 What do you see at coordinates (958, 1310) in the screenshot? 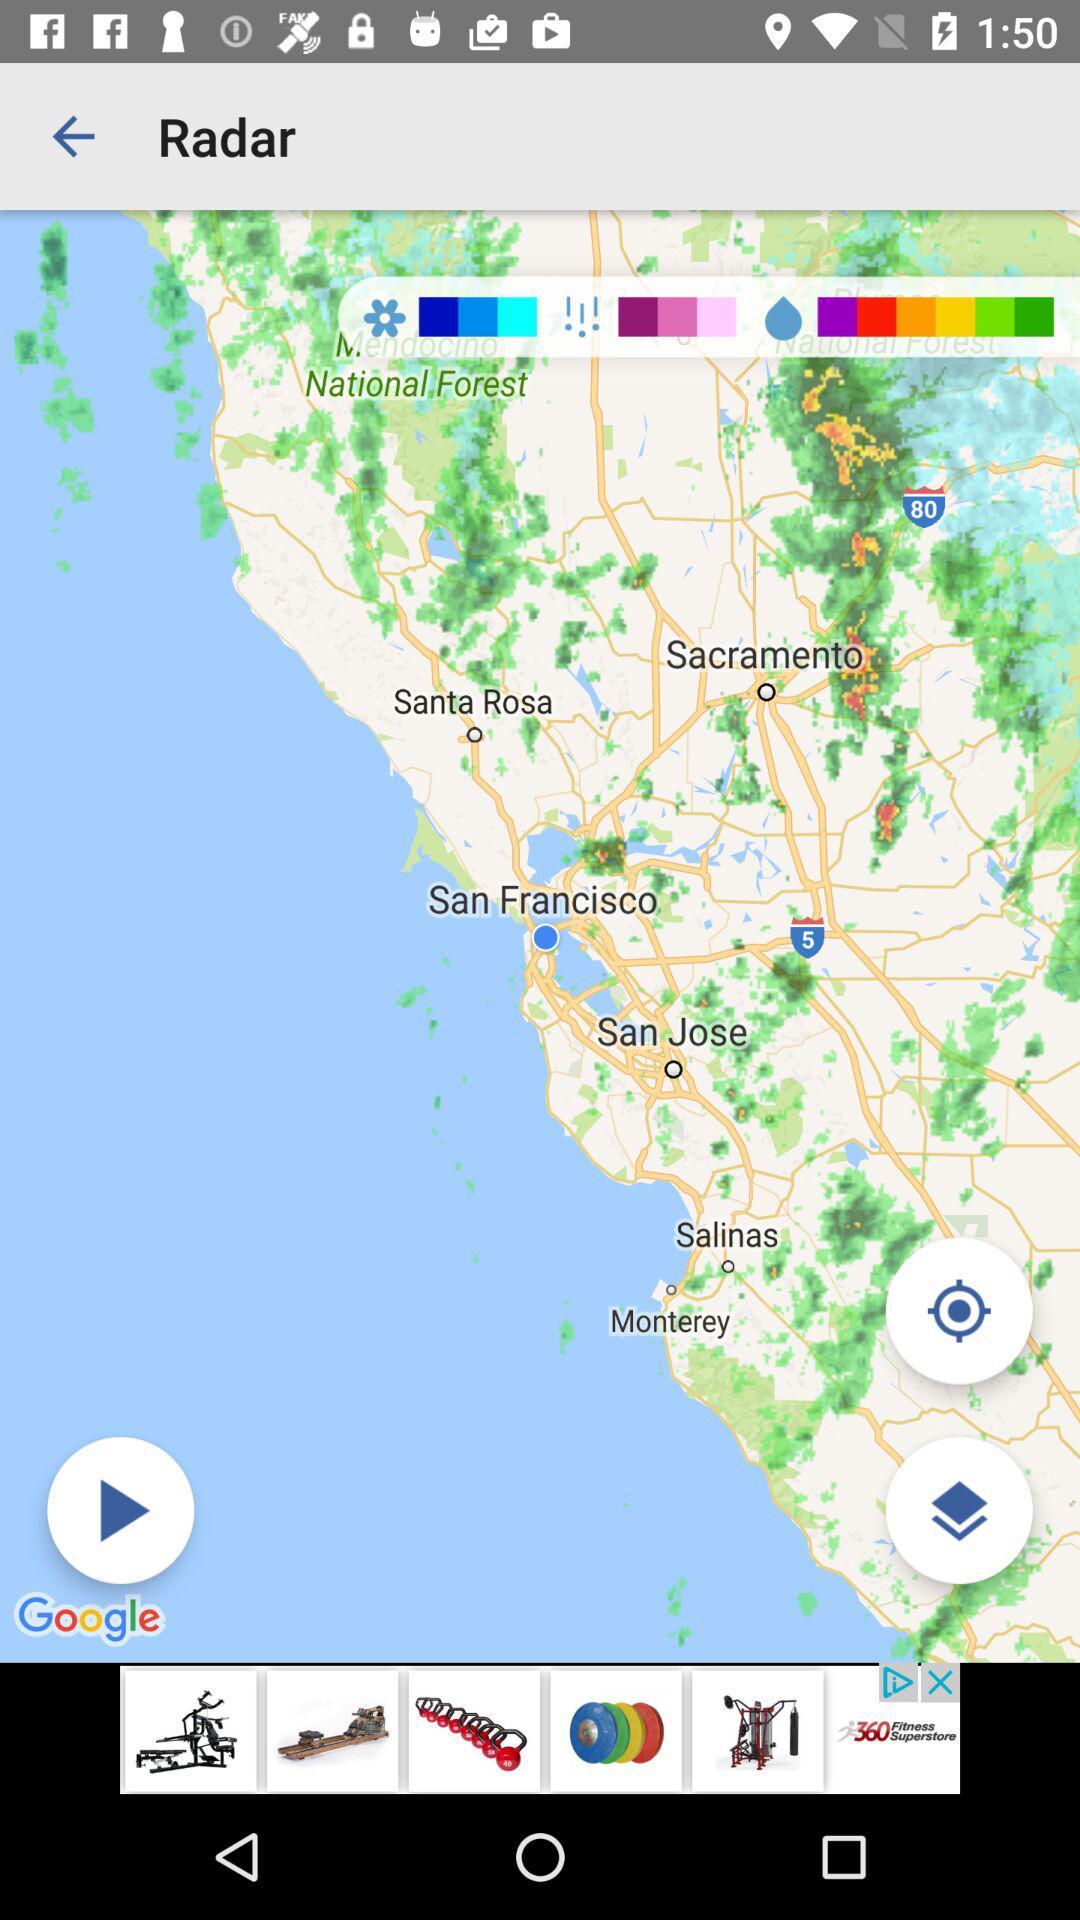
I see `my location` at bounding box center [958, 1310].